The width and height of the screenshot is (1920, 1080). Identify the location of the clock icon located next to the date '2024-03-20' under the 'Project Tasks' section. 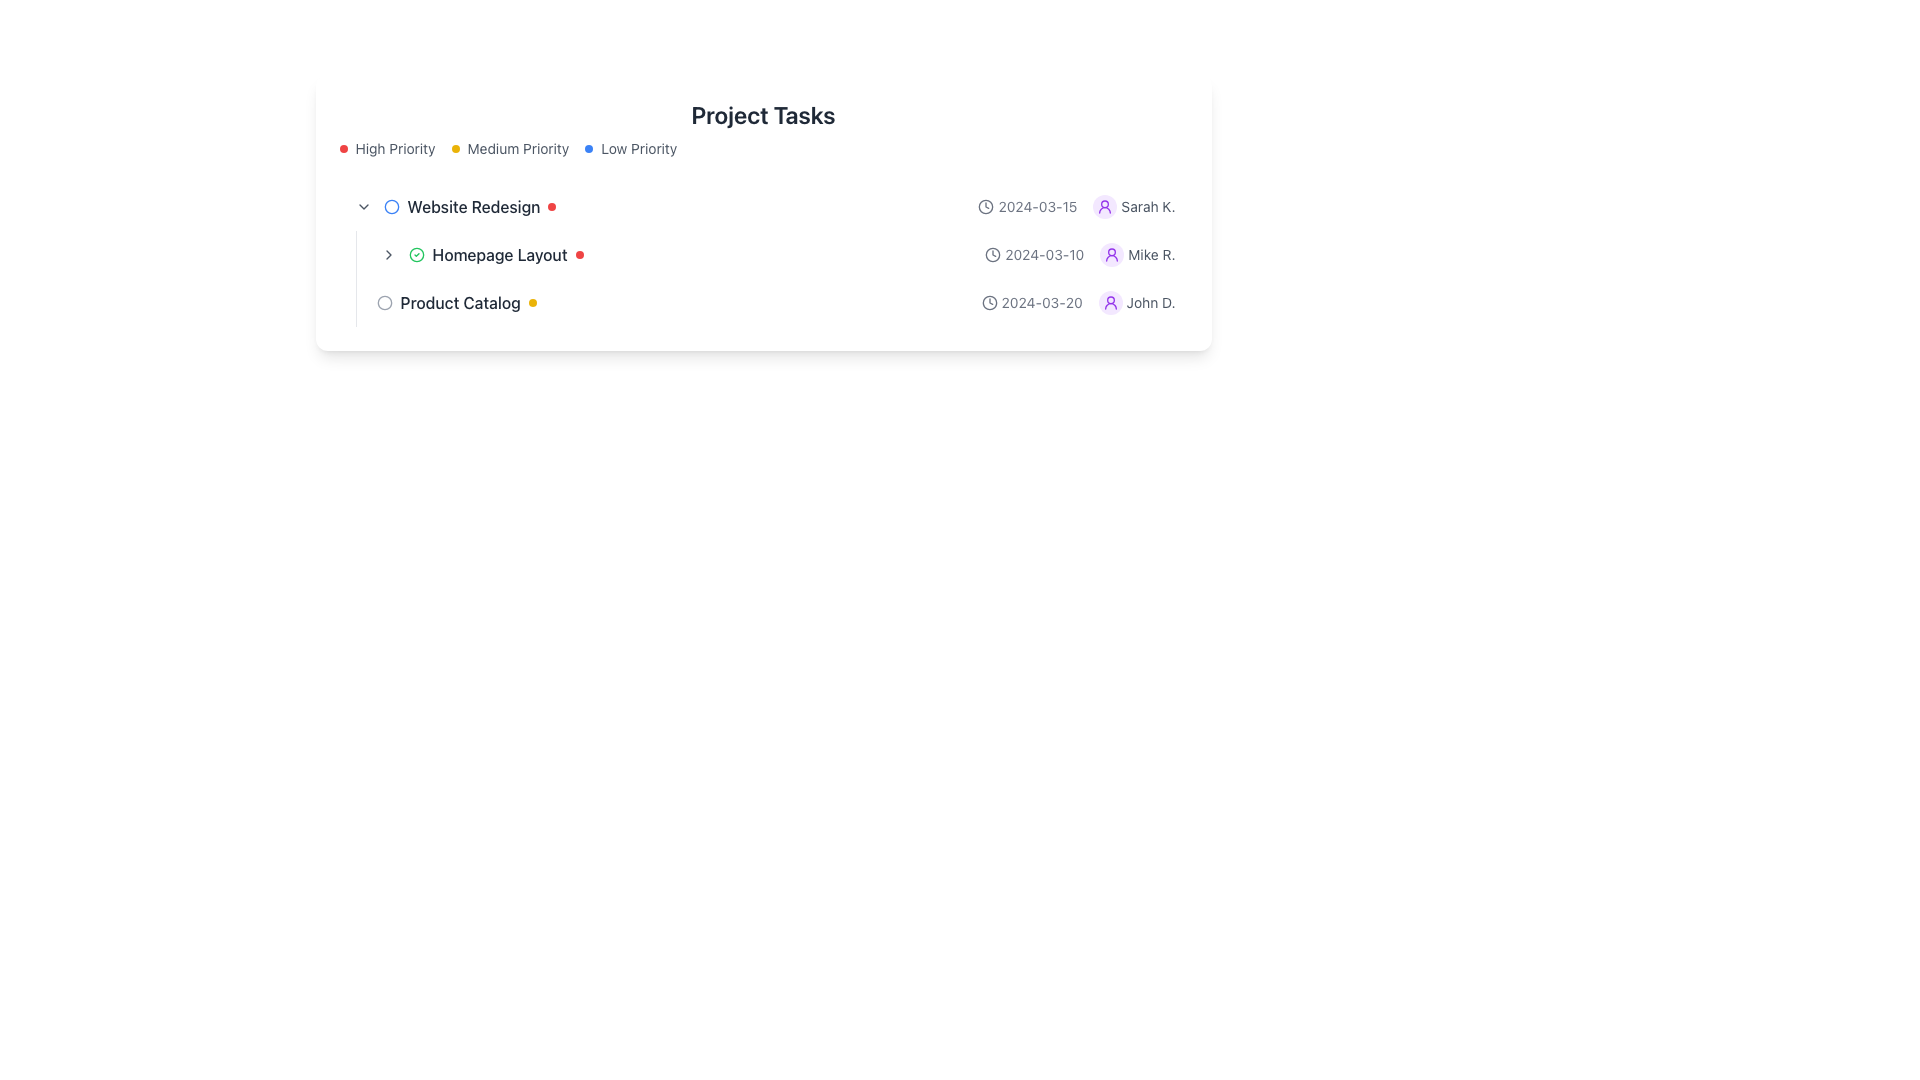
(989, 303).